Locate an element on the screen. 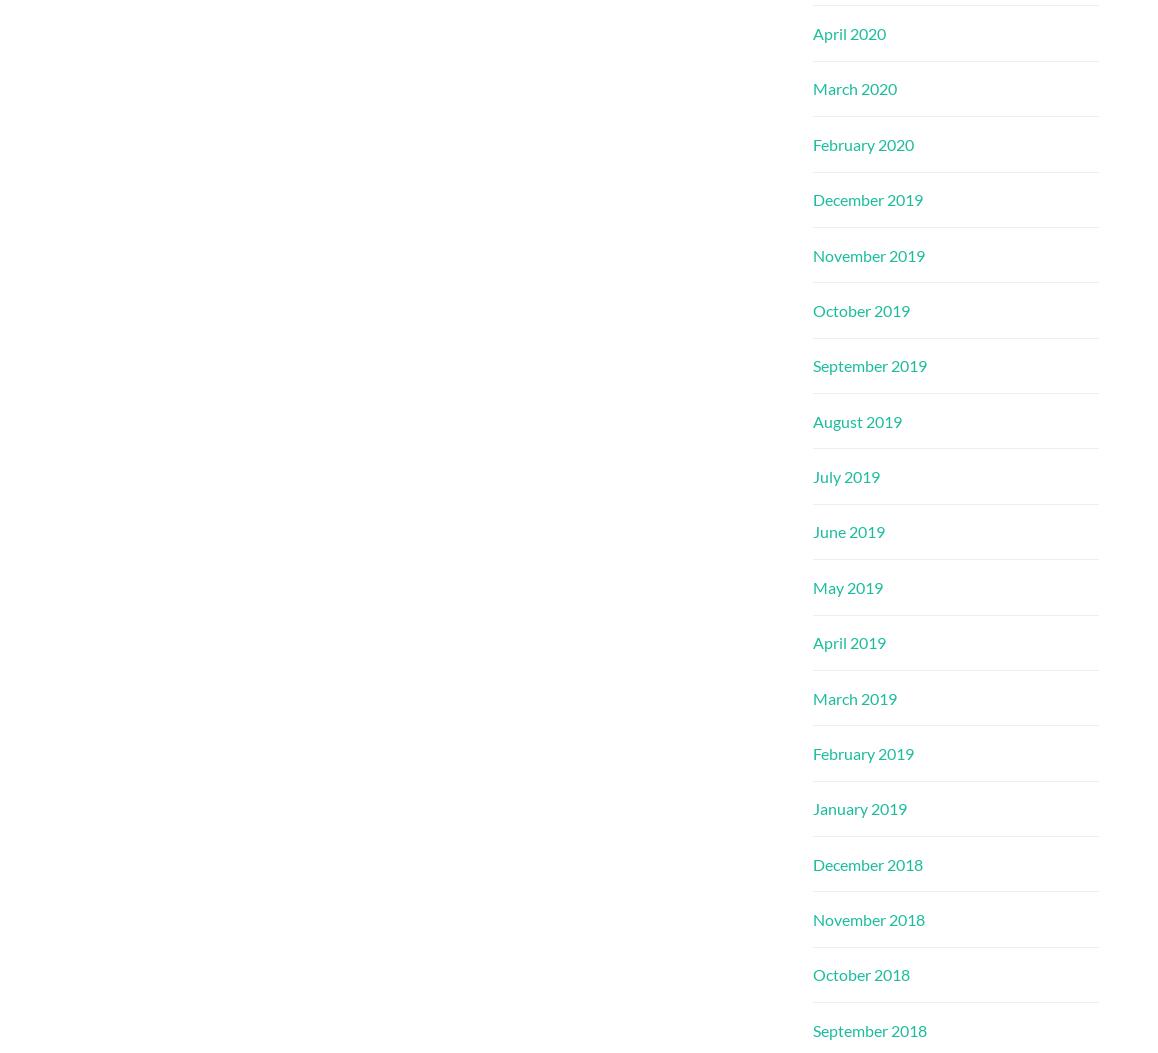 The height and width of the screenshot is (1053, 1158). 'April 2019' is located at coordinates (848, 641).